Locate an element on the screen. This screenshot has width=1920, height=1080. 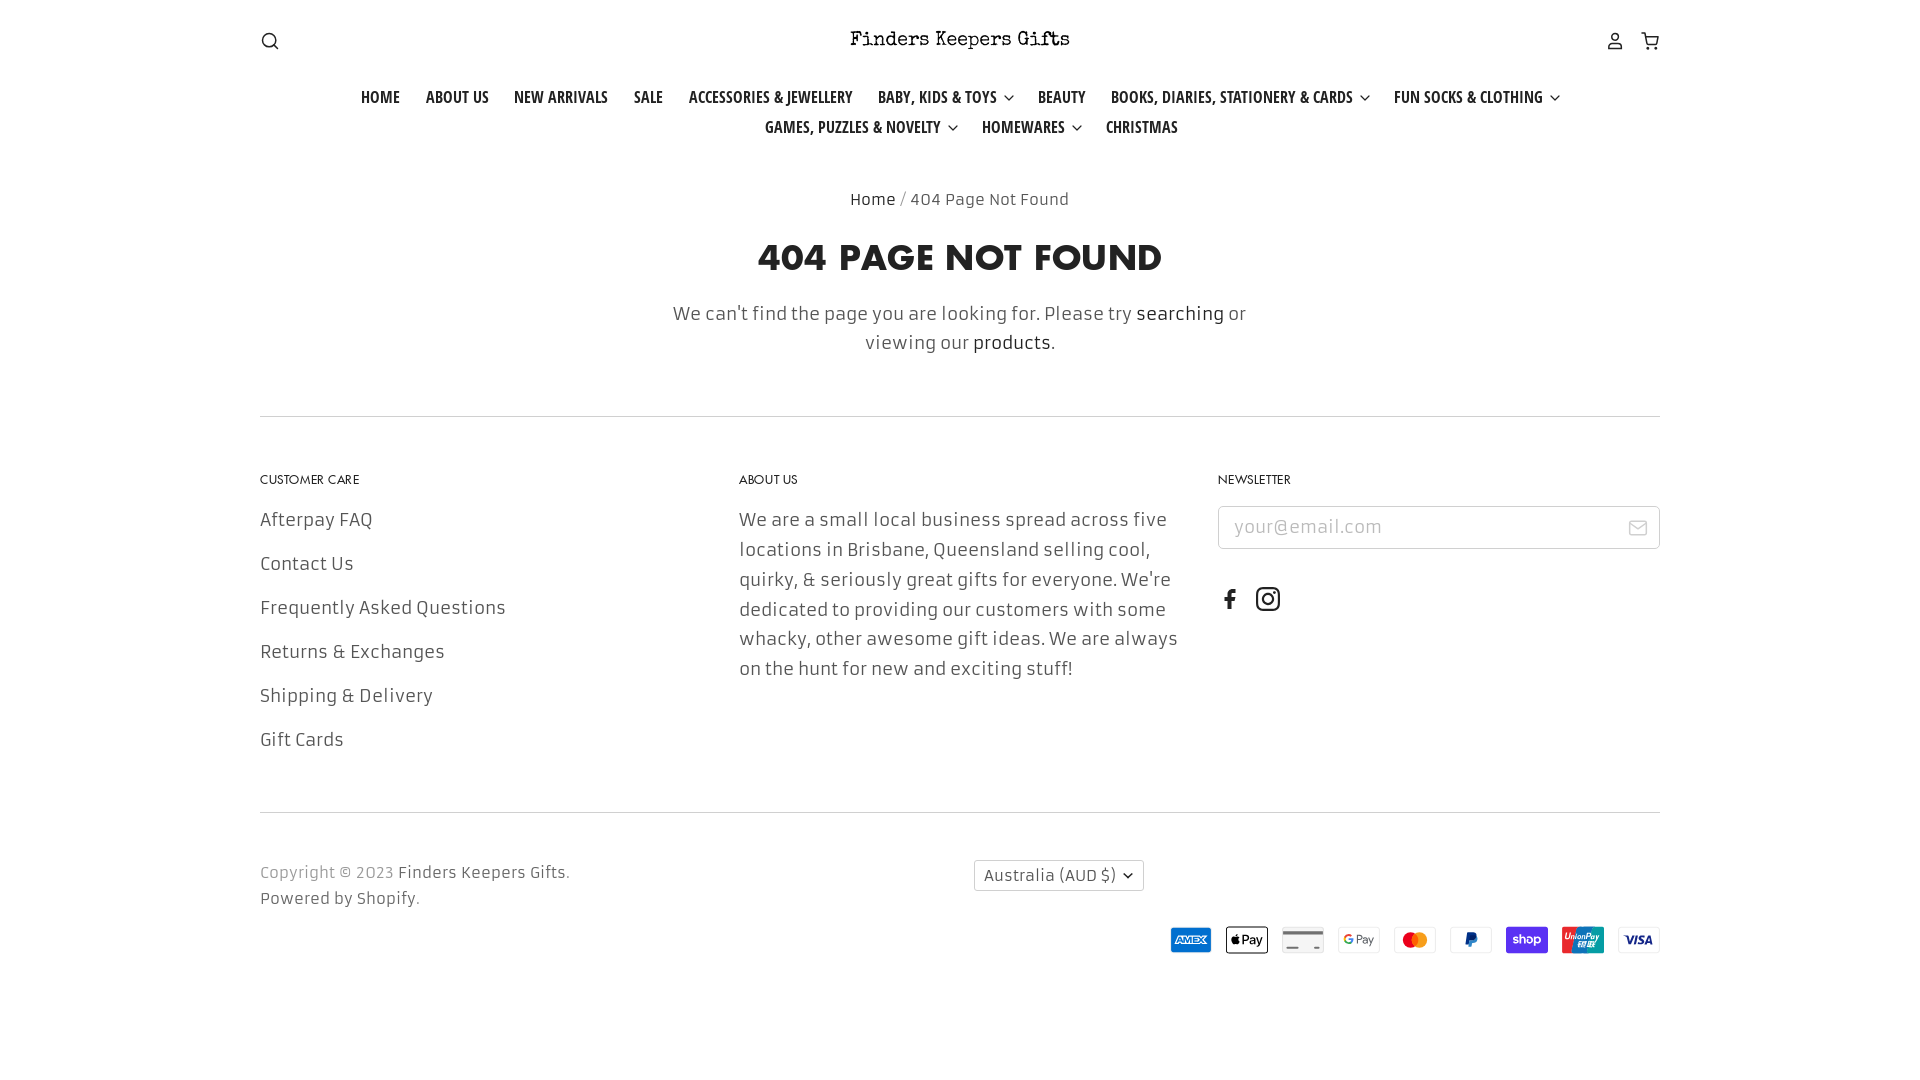
'HOME' is located at coordinates (380, 96).